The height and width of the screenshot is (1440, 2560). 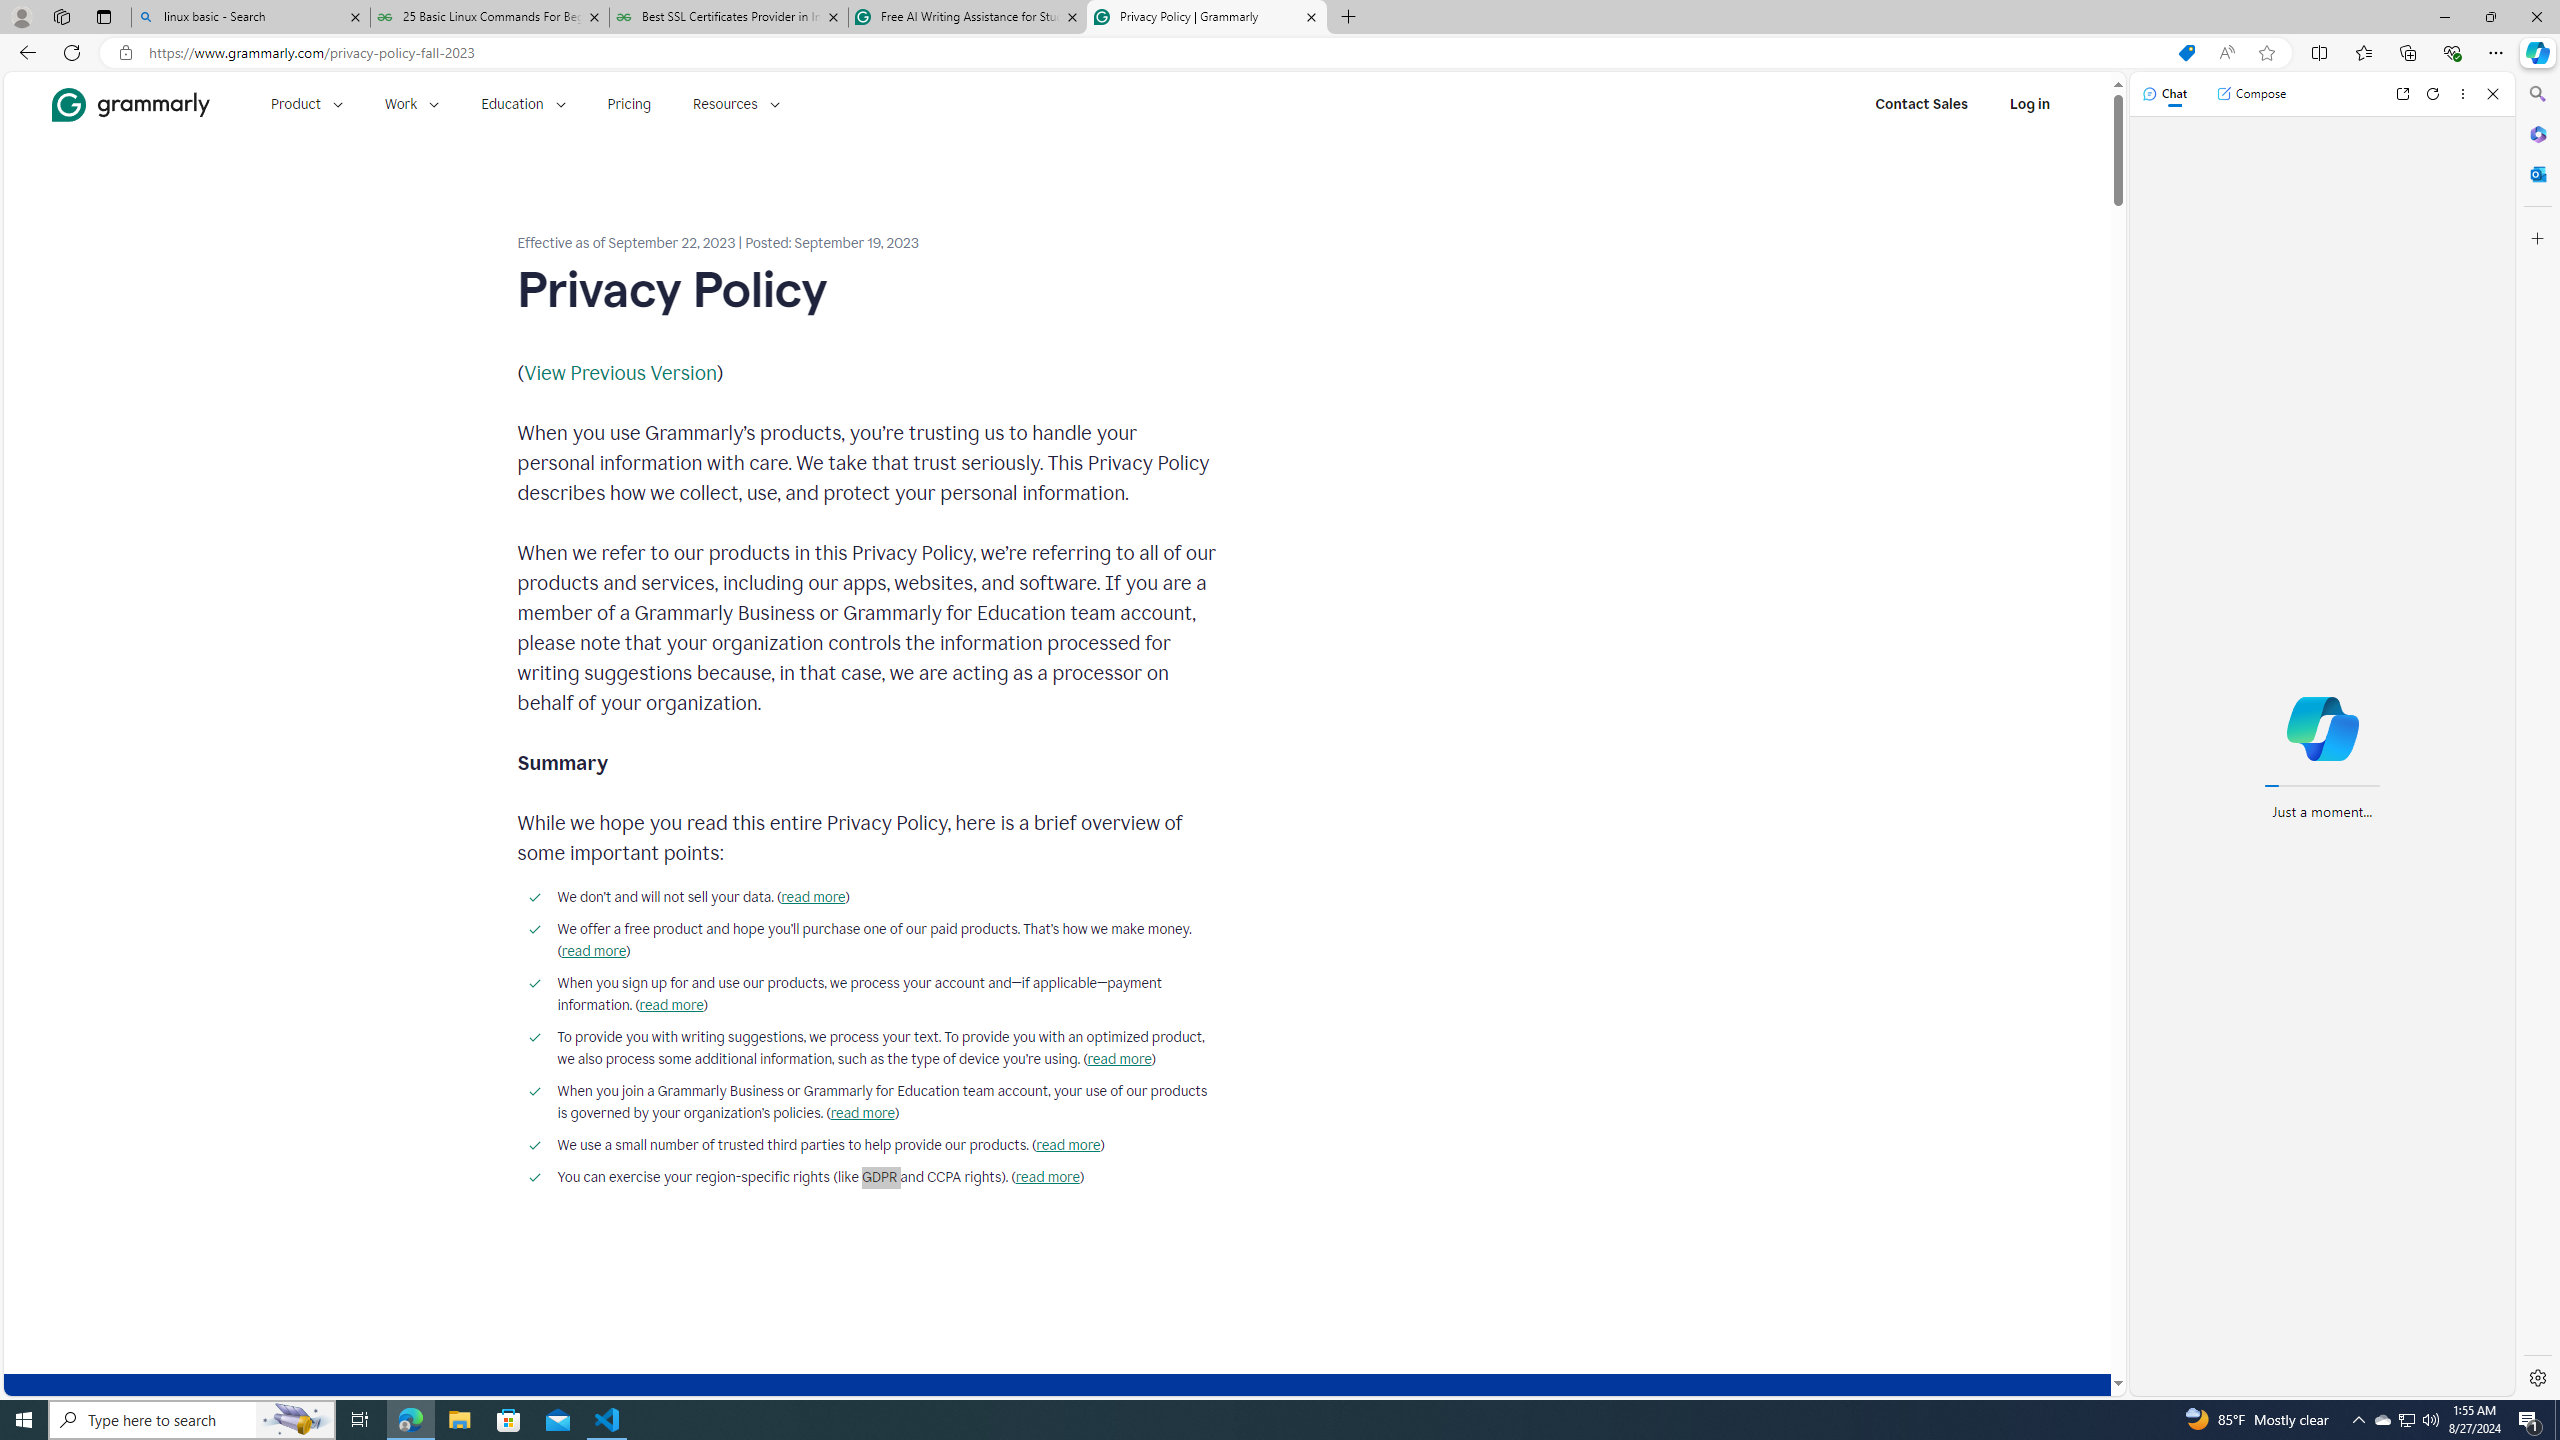 I want to click on 'Free AI Writing Assistance for Students | Grammarly', so click(x=966, y=16).